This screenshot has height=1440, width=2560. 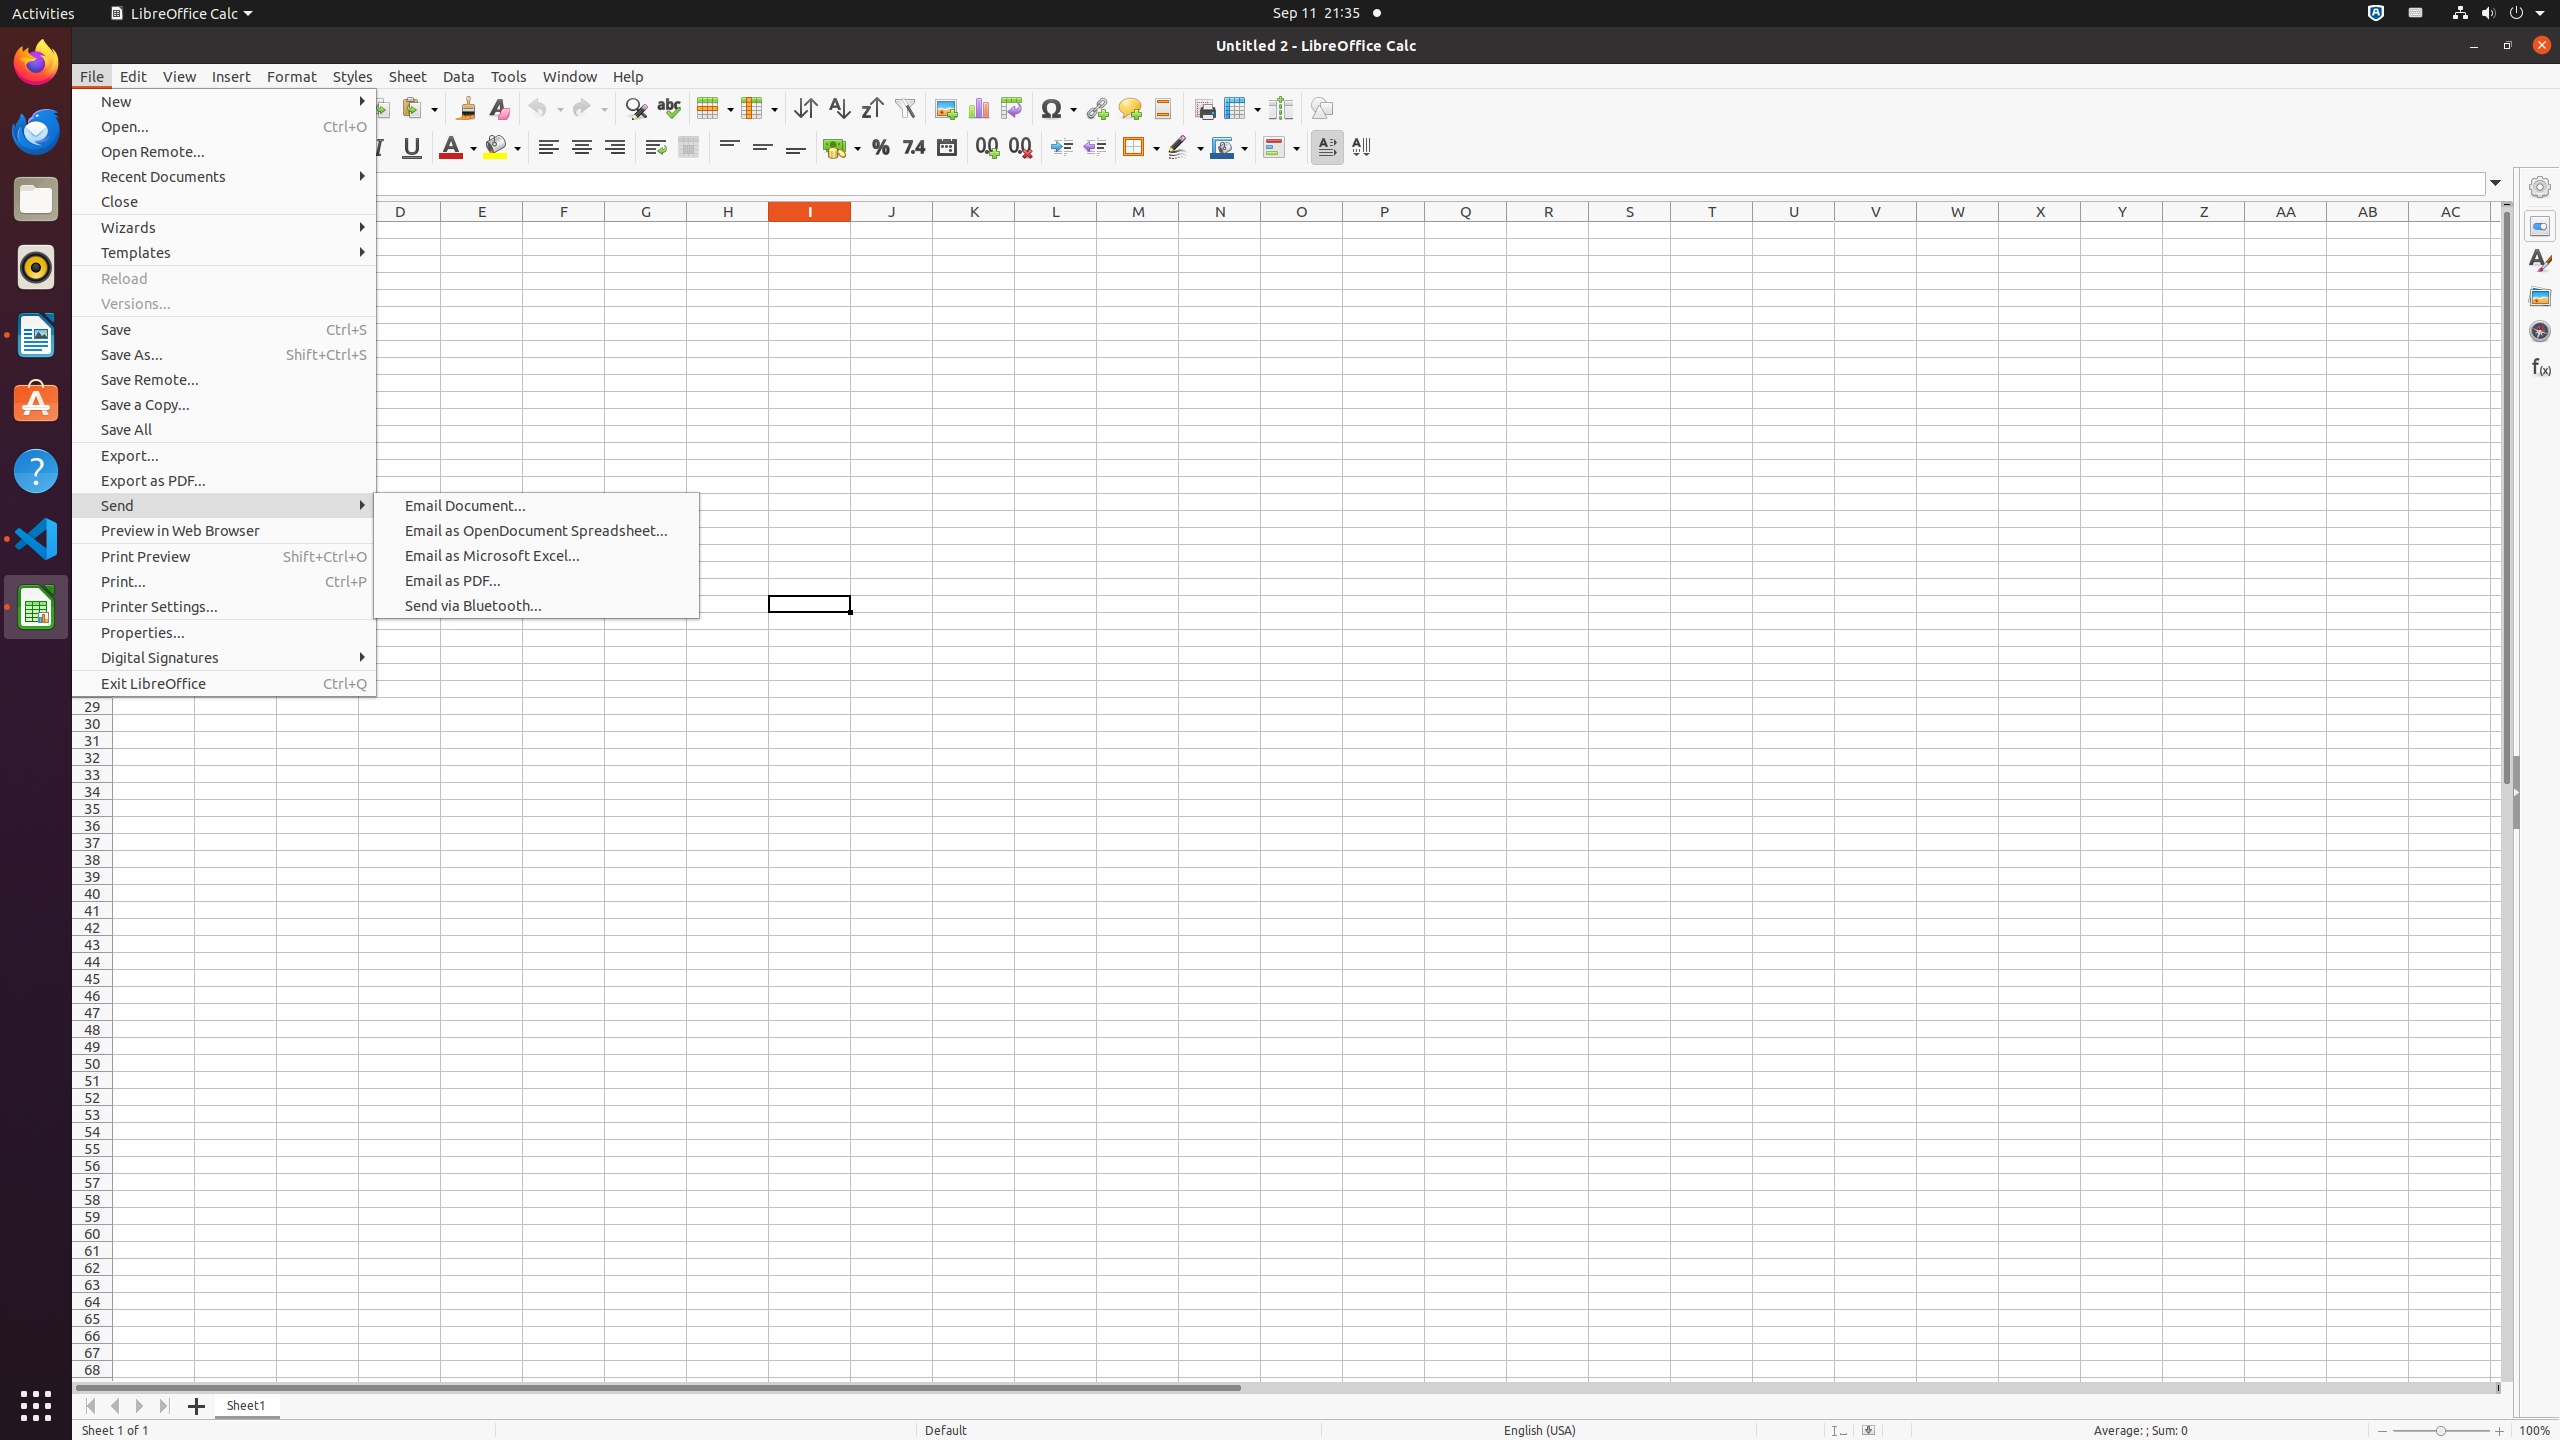 What do you see at coordinates (913, 146) in the screenshot?
I see `'Number'` at bounding box center [913, 146].